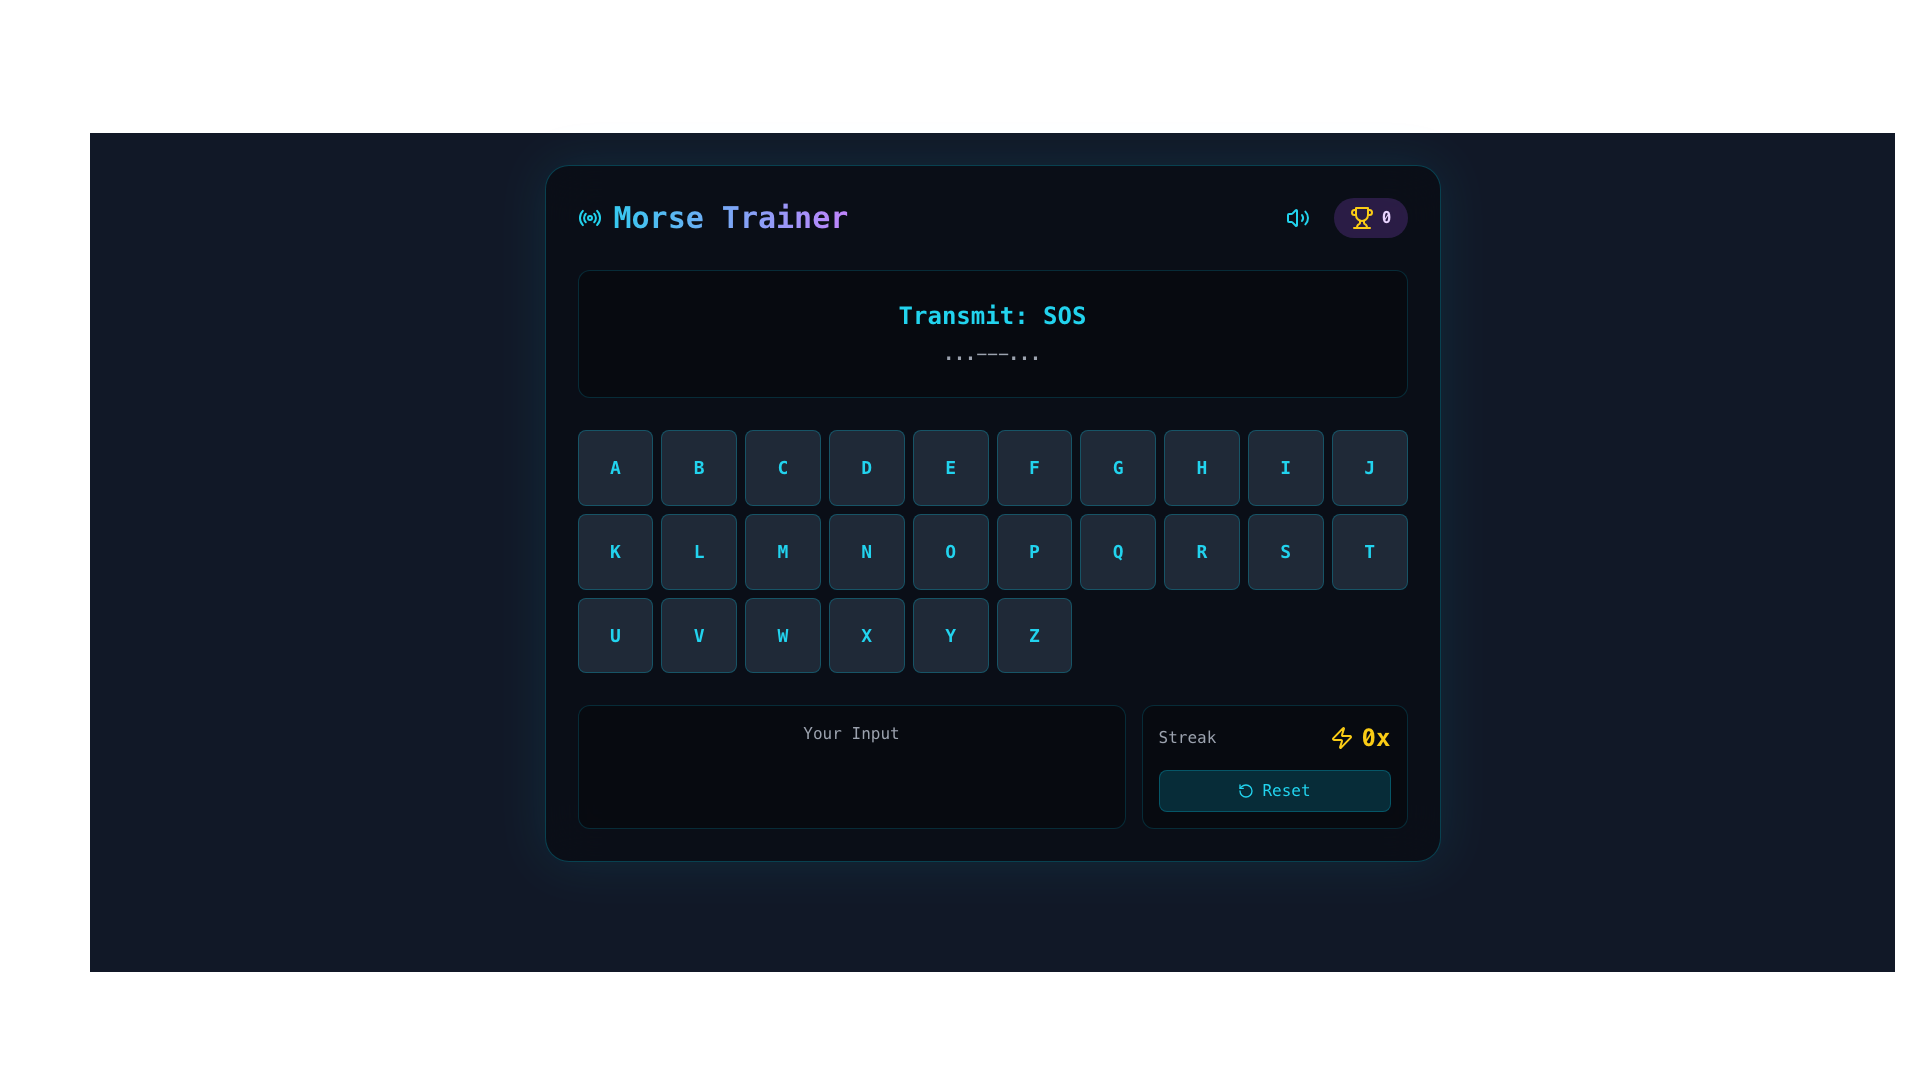 This screenshot has width=1920, height=1080. I want to click on the square button with a rounded design that has a dark gray background and a cyan border, displaying the bold uppercase letter 'L', located in the second row of a grid of buttons, so click(699, 551).